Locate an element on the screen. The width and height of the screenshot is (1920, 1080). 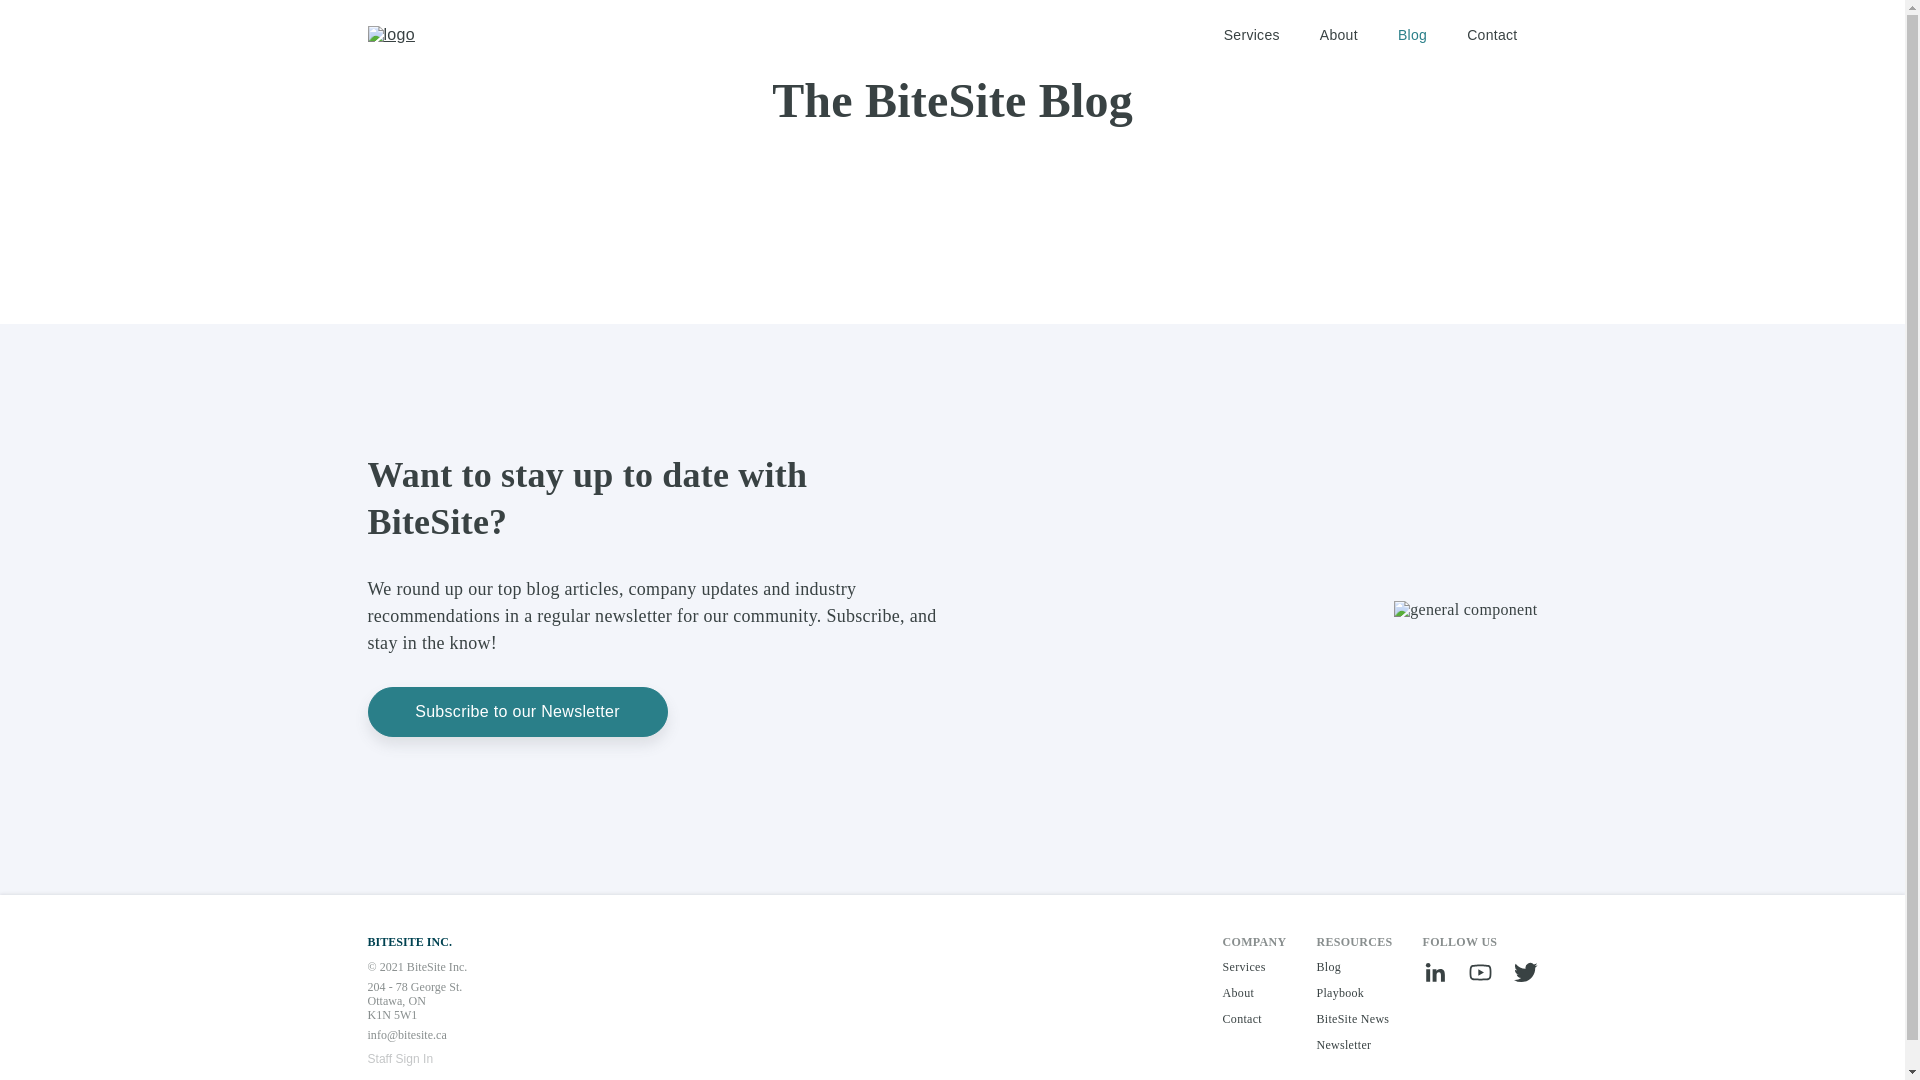
'Subscribe to our Newsletter' is located at coordinates (518, 711).